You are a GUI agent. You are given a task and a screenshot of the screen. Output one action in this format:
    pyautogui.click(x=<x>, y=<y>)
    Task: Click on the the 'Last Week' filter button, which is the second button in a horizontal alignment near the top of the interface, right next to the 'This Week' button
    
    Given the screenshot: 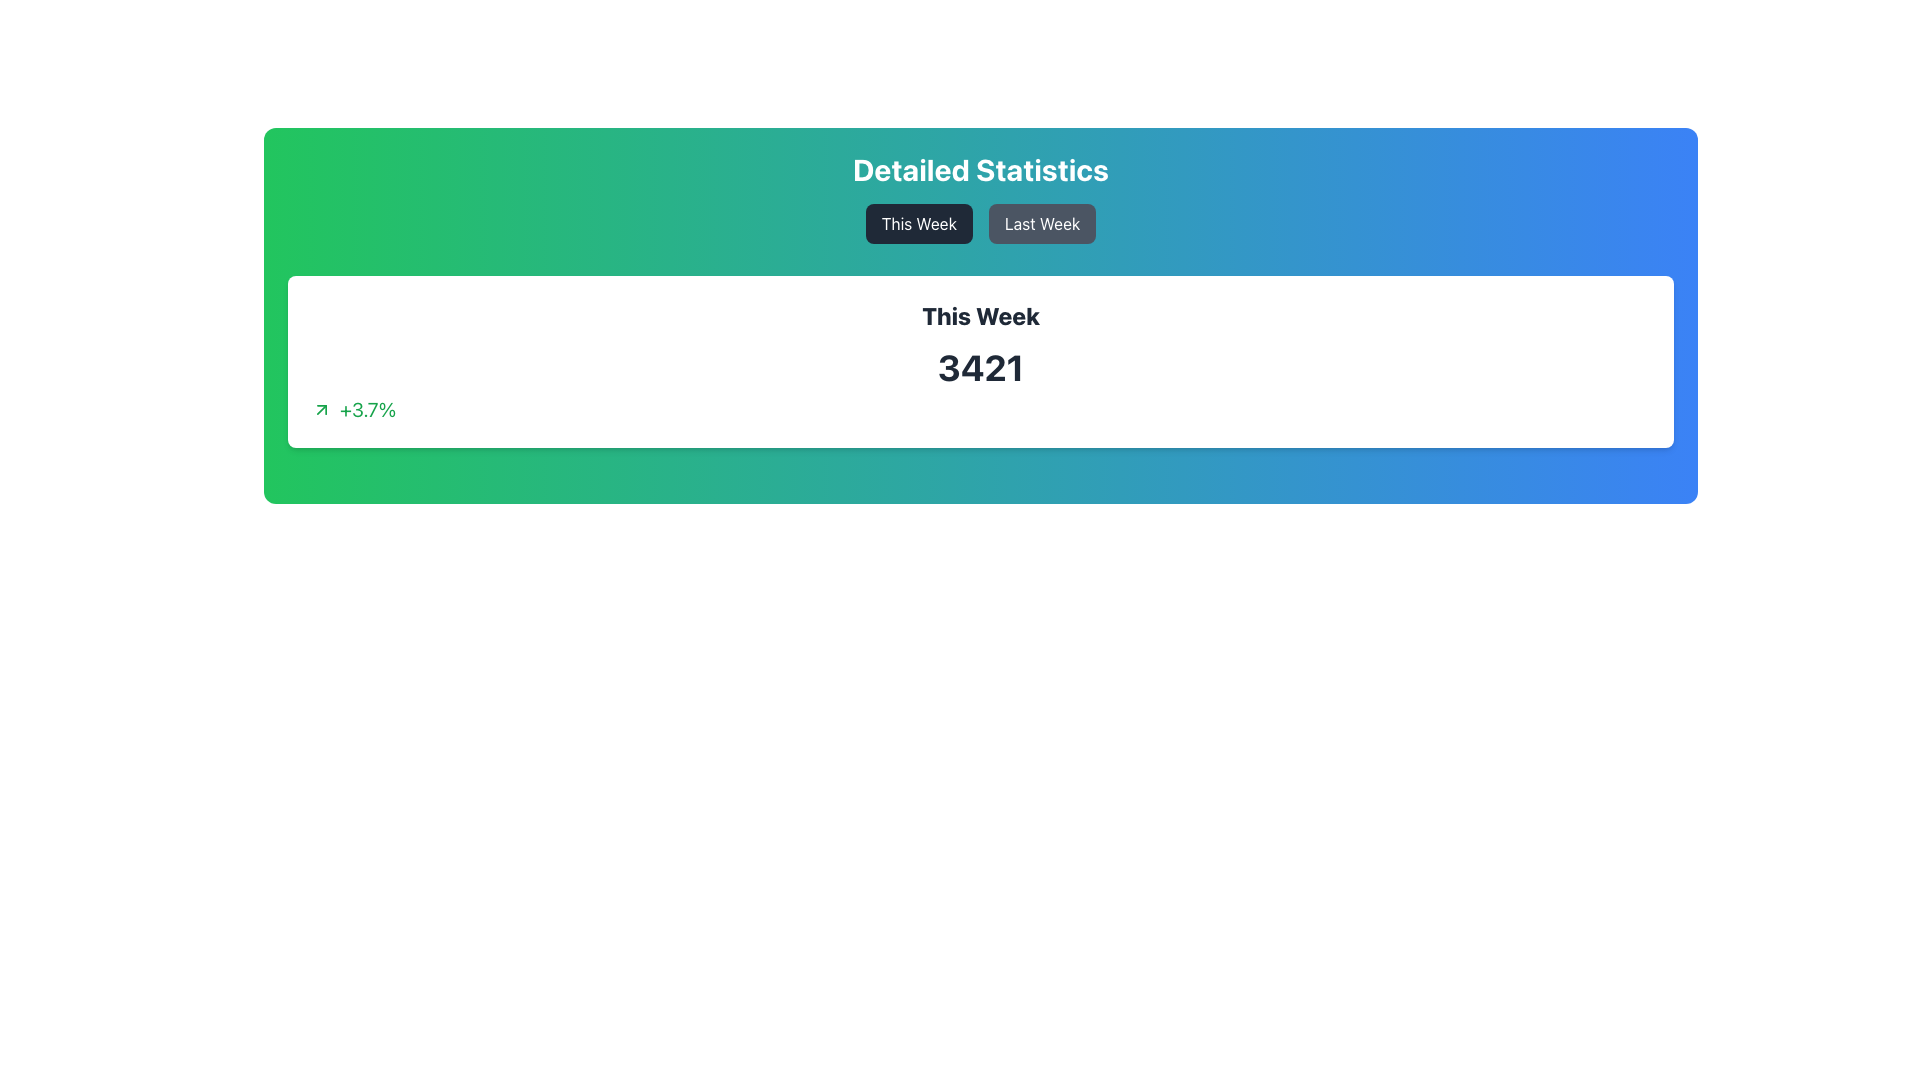 What is the action you would take?
    pyautogui.click(x=1041, y=223)
    